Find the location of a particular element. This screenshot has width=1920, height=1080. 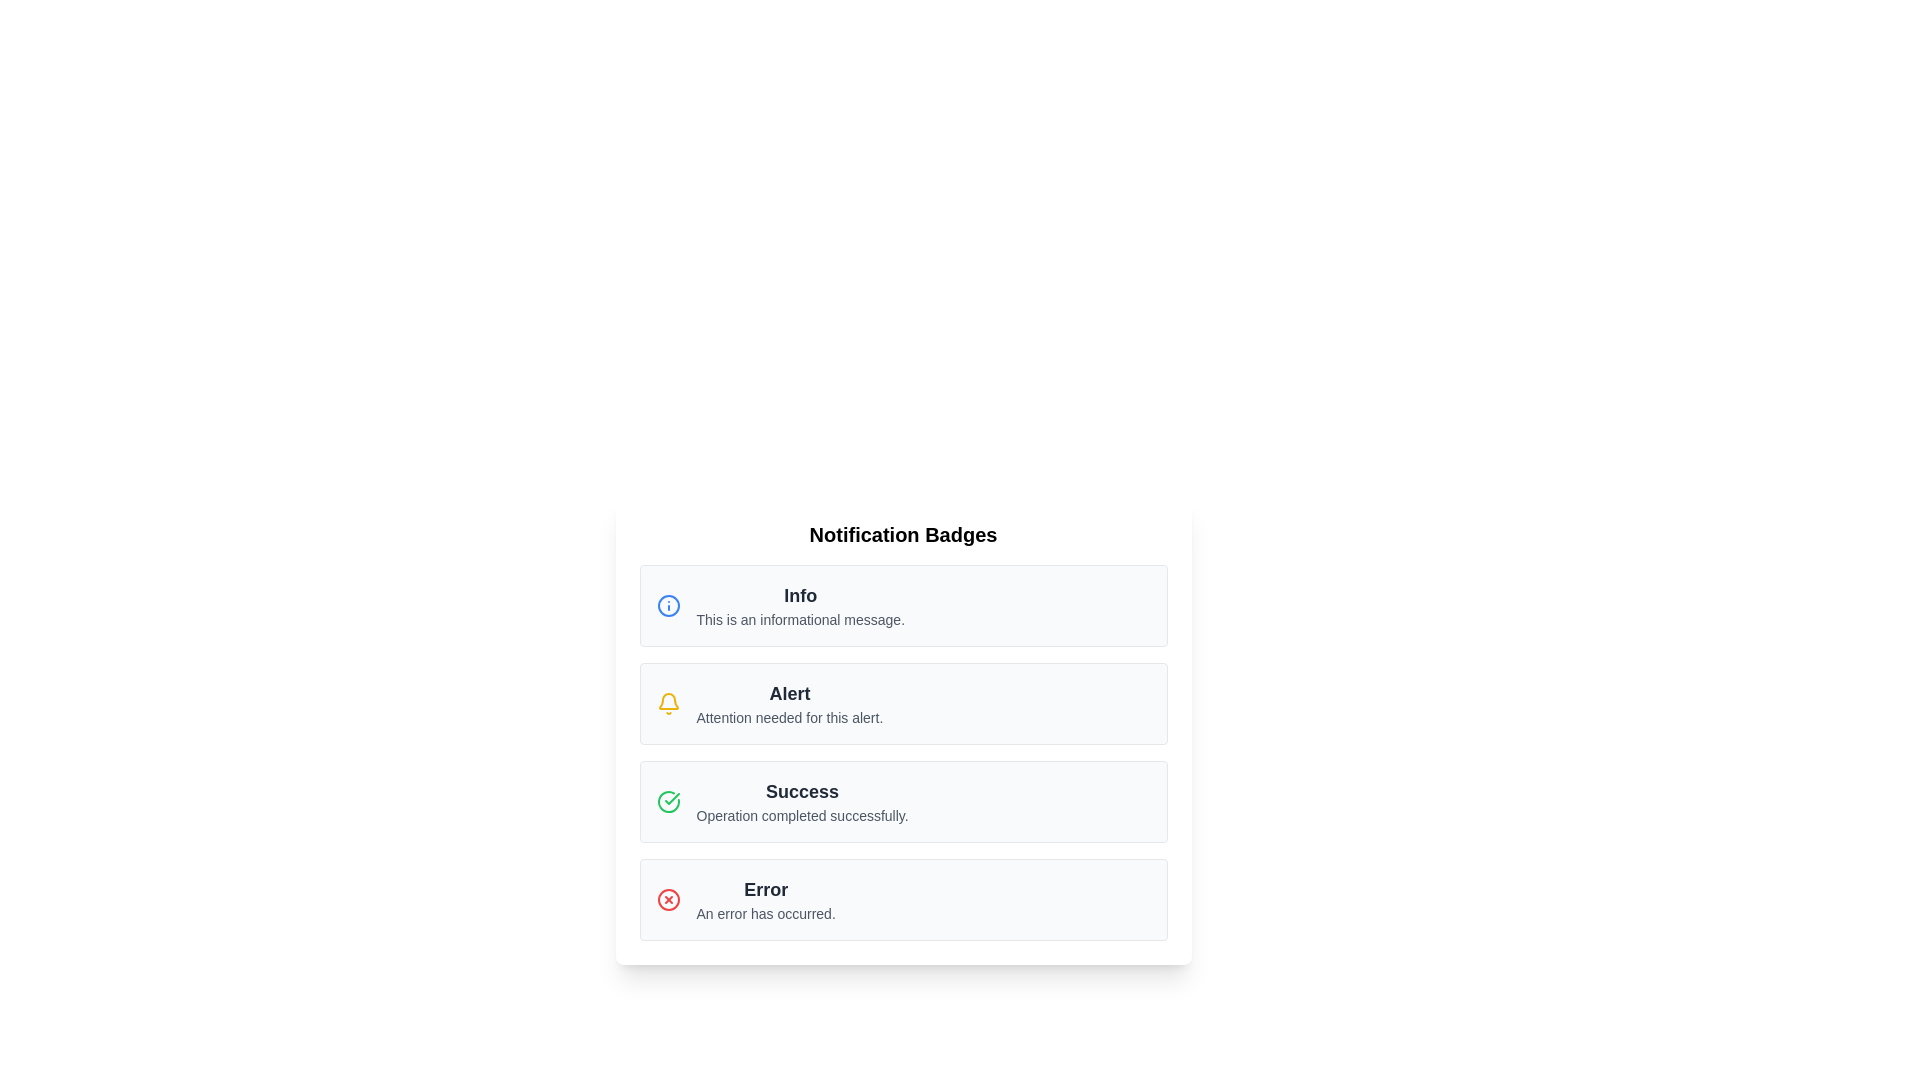

the 'Success' notification title text label, which is located at the top of the notification box and precedes the message 'Operation completed successfully.' is located at coordinates (802, 790).